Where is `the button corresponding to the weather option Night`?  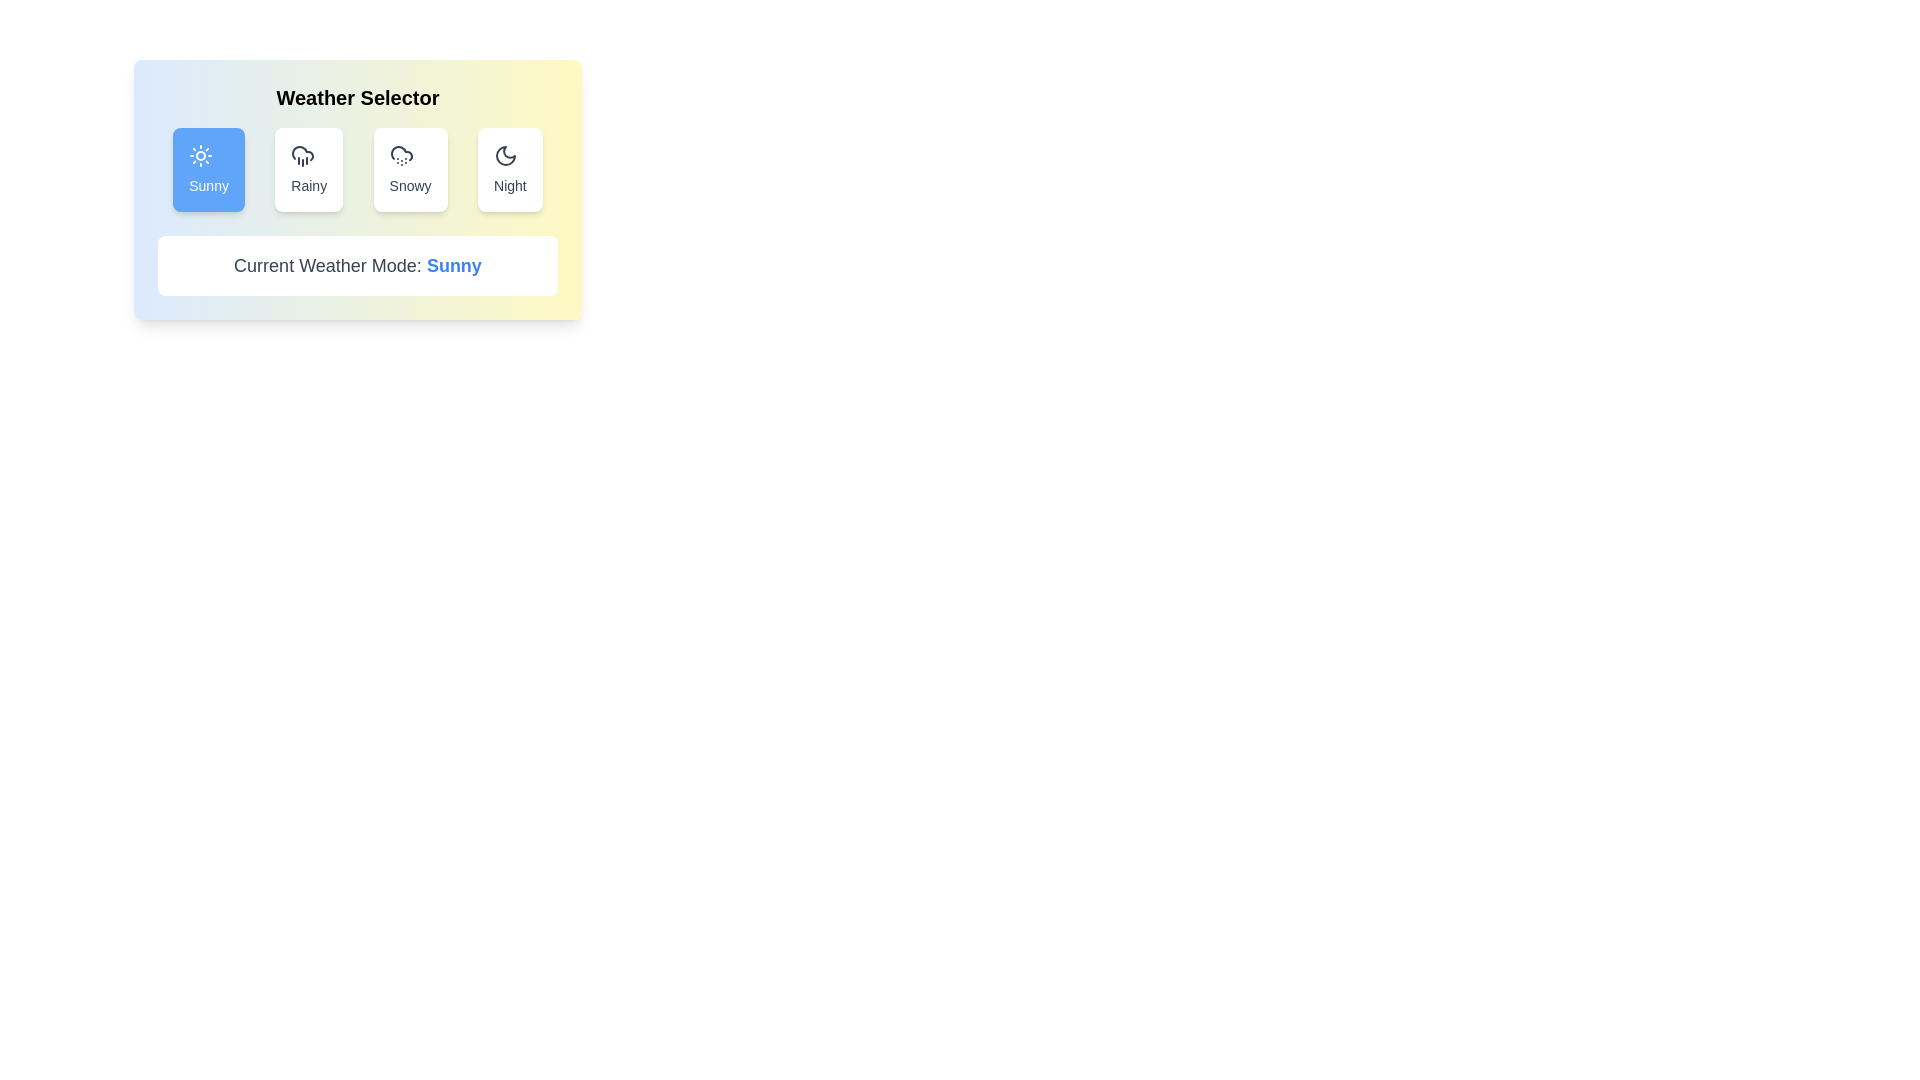
the button corresponding to the weather option Night is located at coordinates (510, 168).